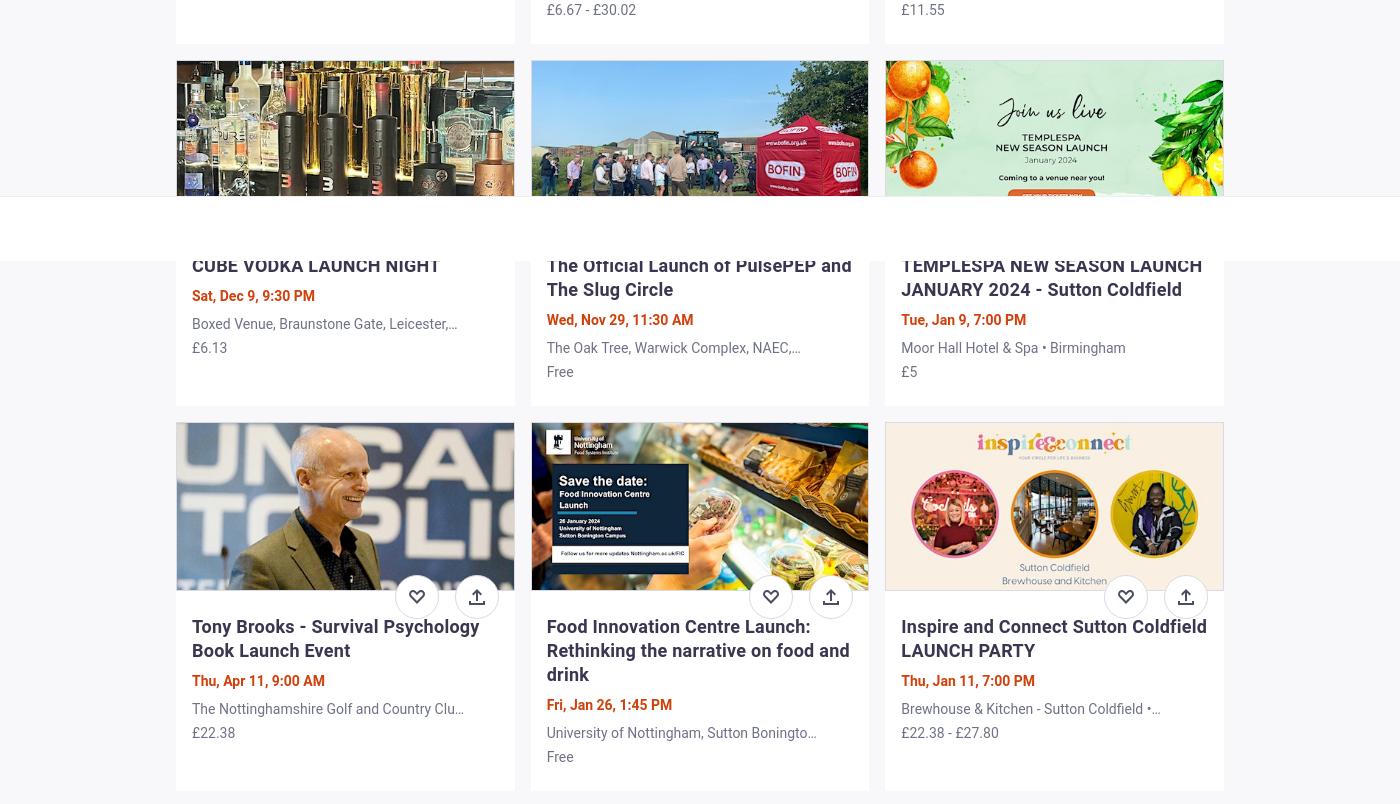 This screenshot has width=1400, height=804. What do you see at coordinates (1054, 637) in the screenshot?
I see `'Inspire and Connect Sutton Coldfield LAUNCH PARTY'` at bounding box center [1054, 637].